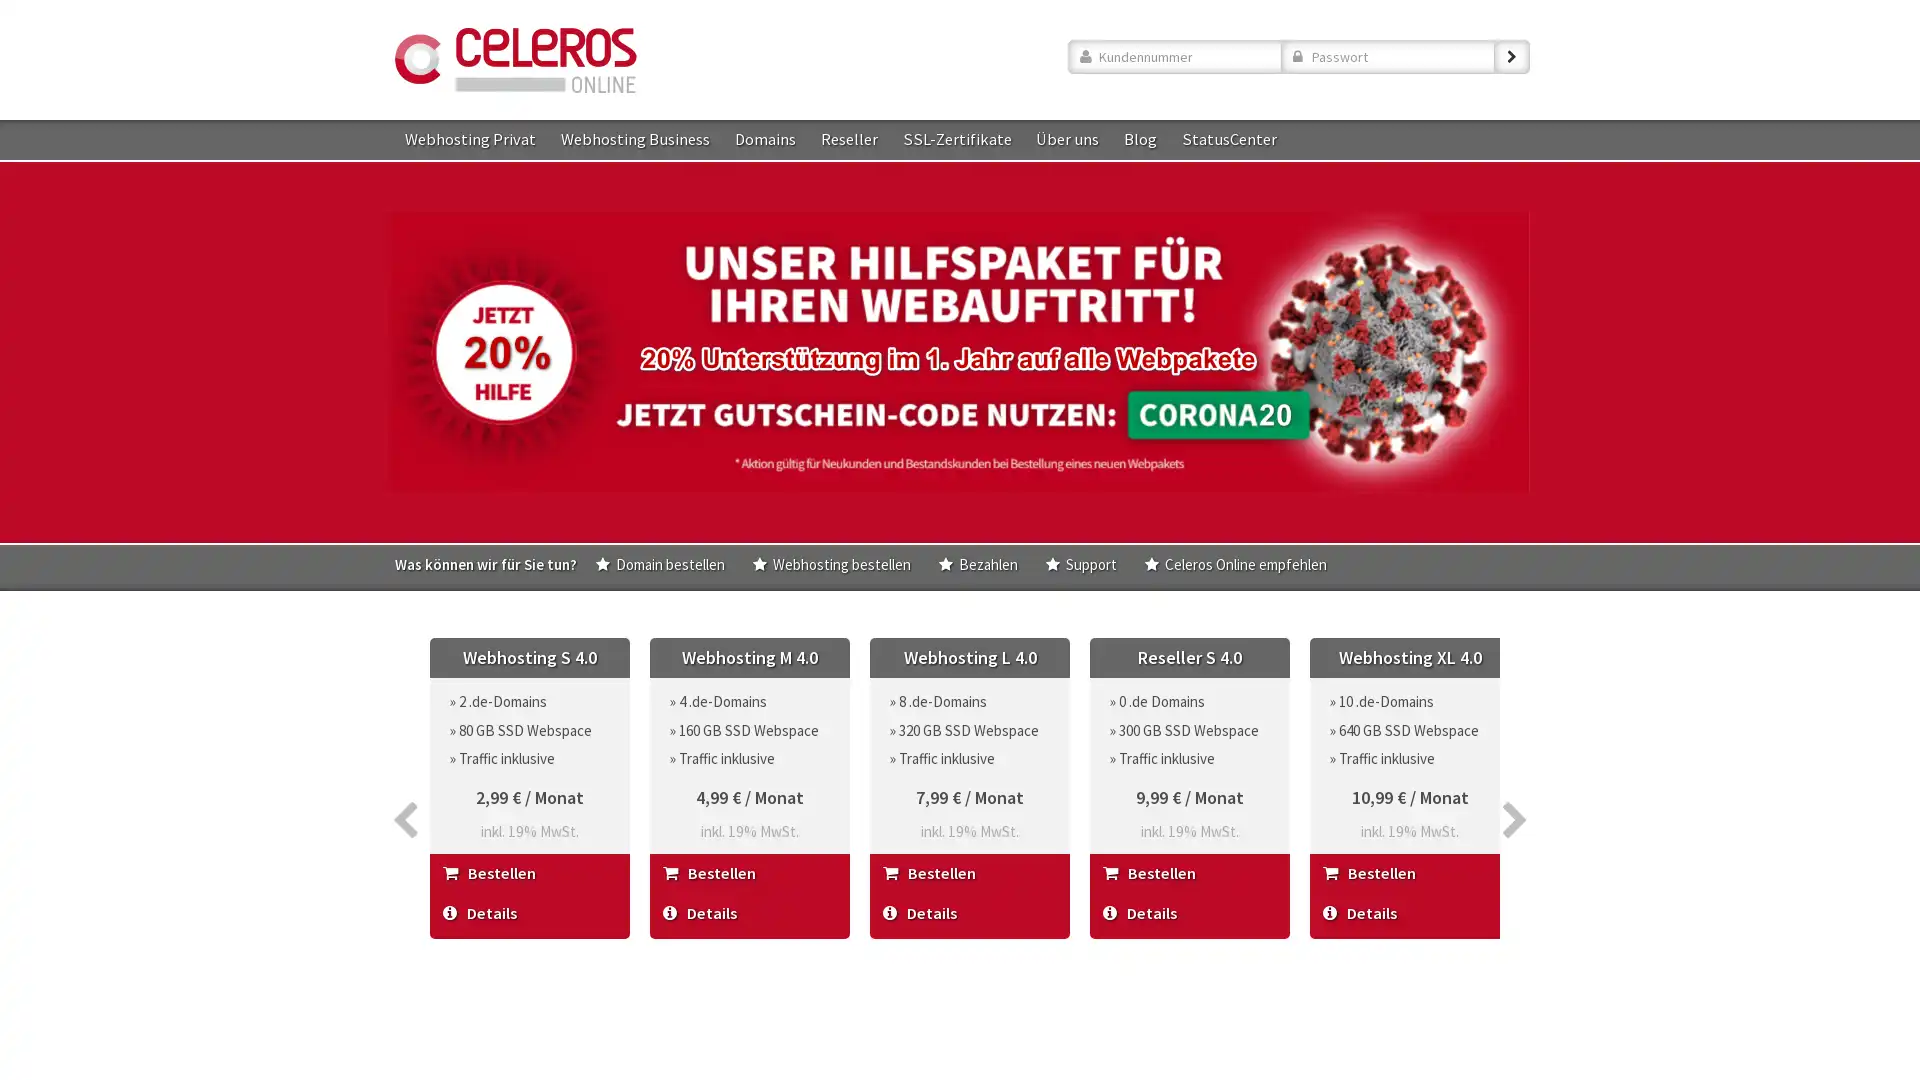 This screenshot has width=1920, height=1080. Describe the element at coordinates (1515, 766) in the screenshot. I see `Next` at that location.